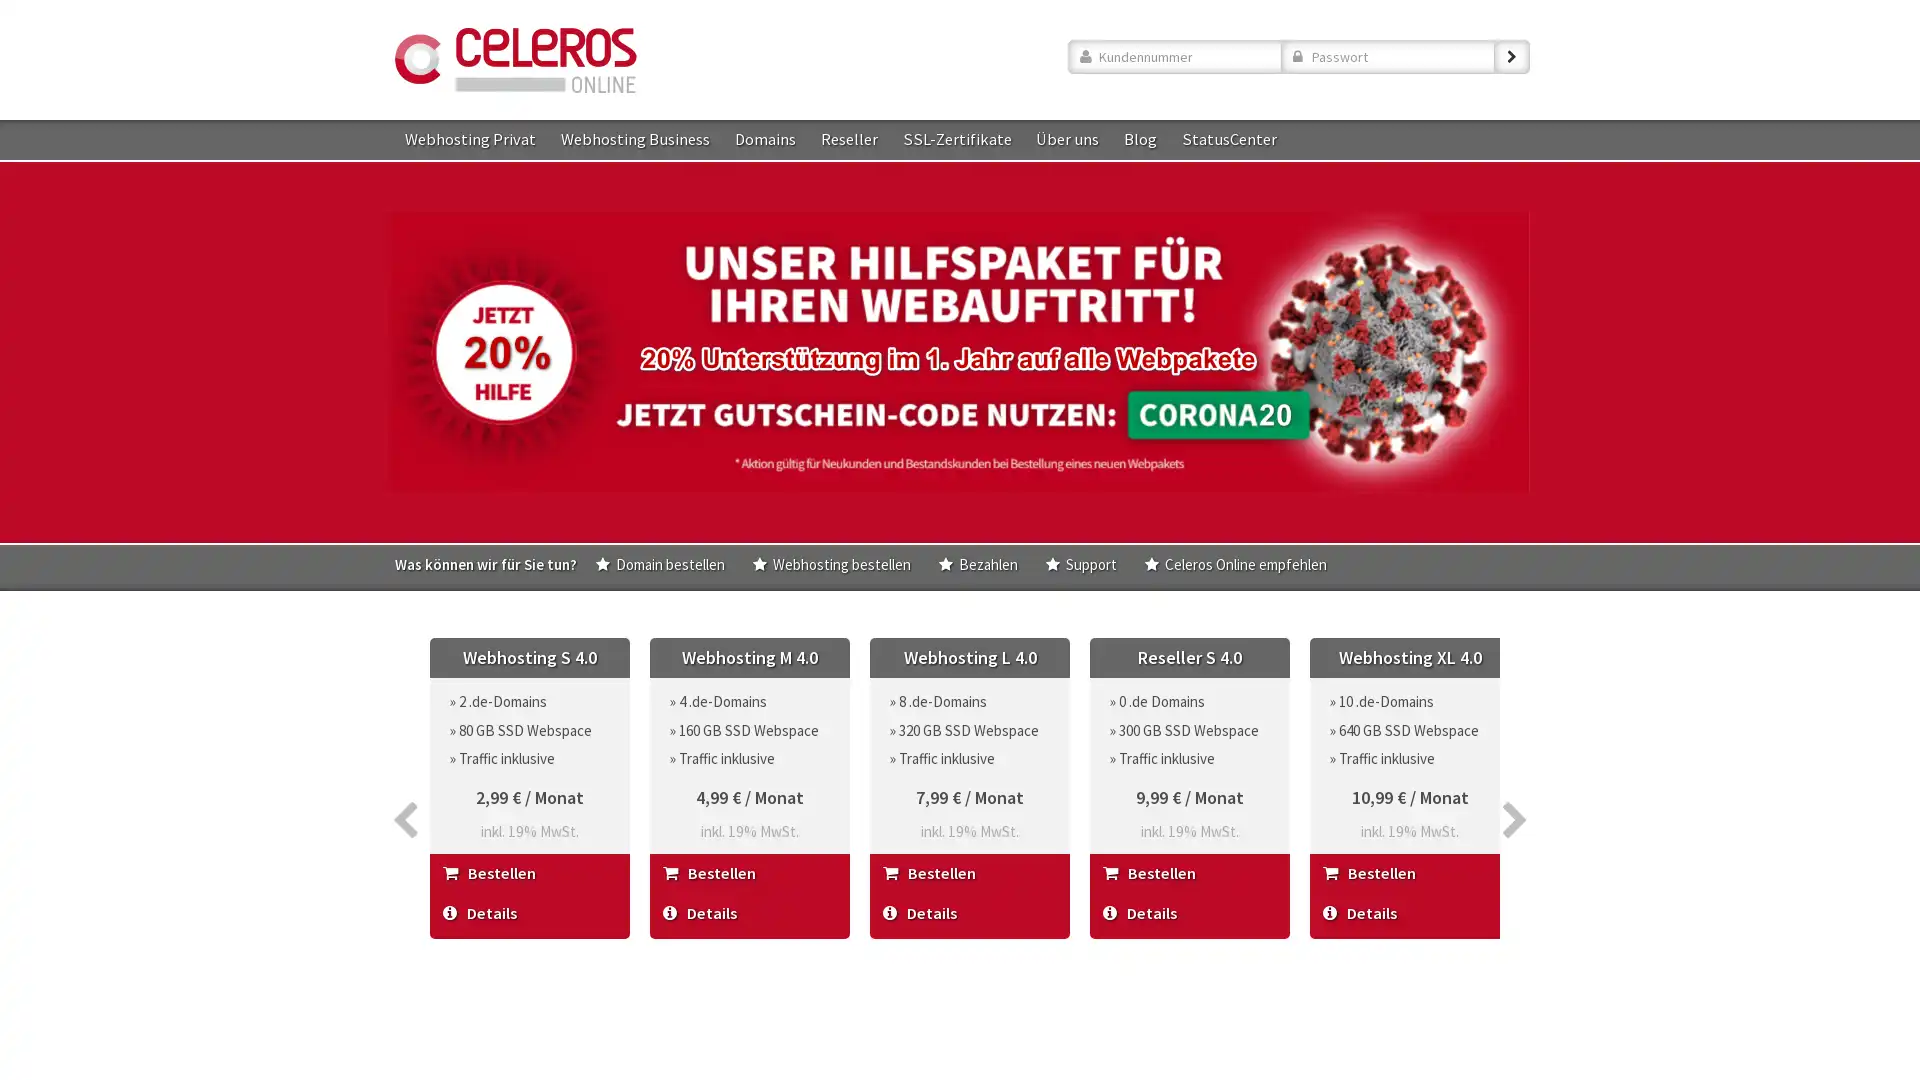 This screenshot has width=1920, height=1080. Describe the element at coordinates (1515, 766) in the screenshot. I see `Next` at that location.